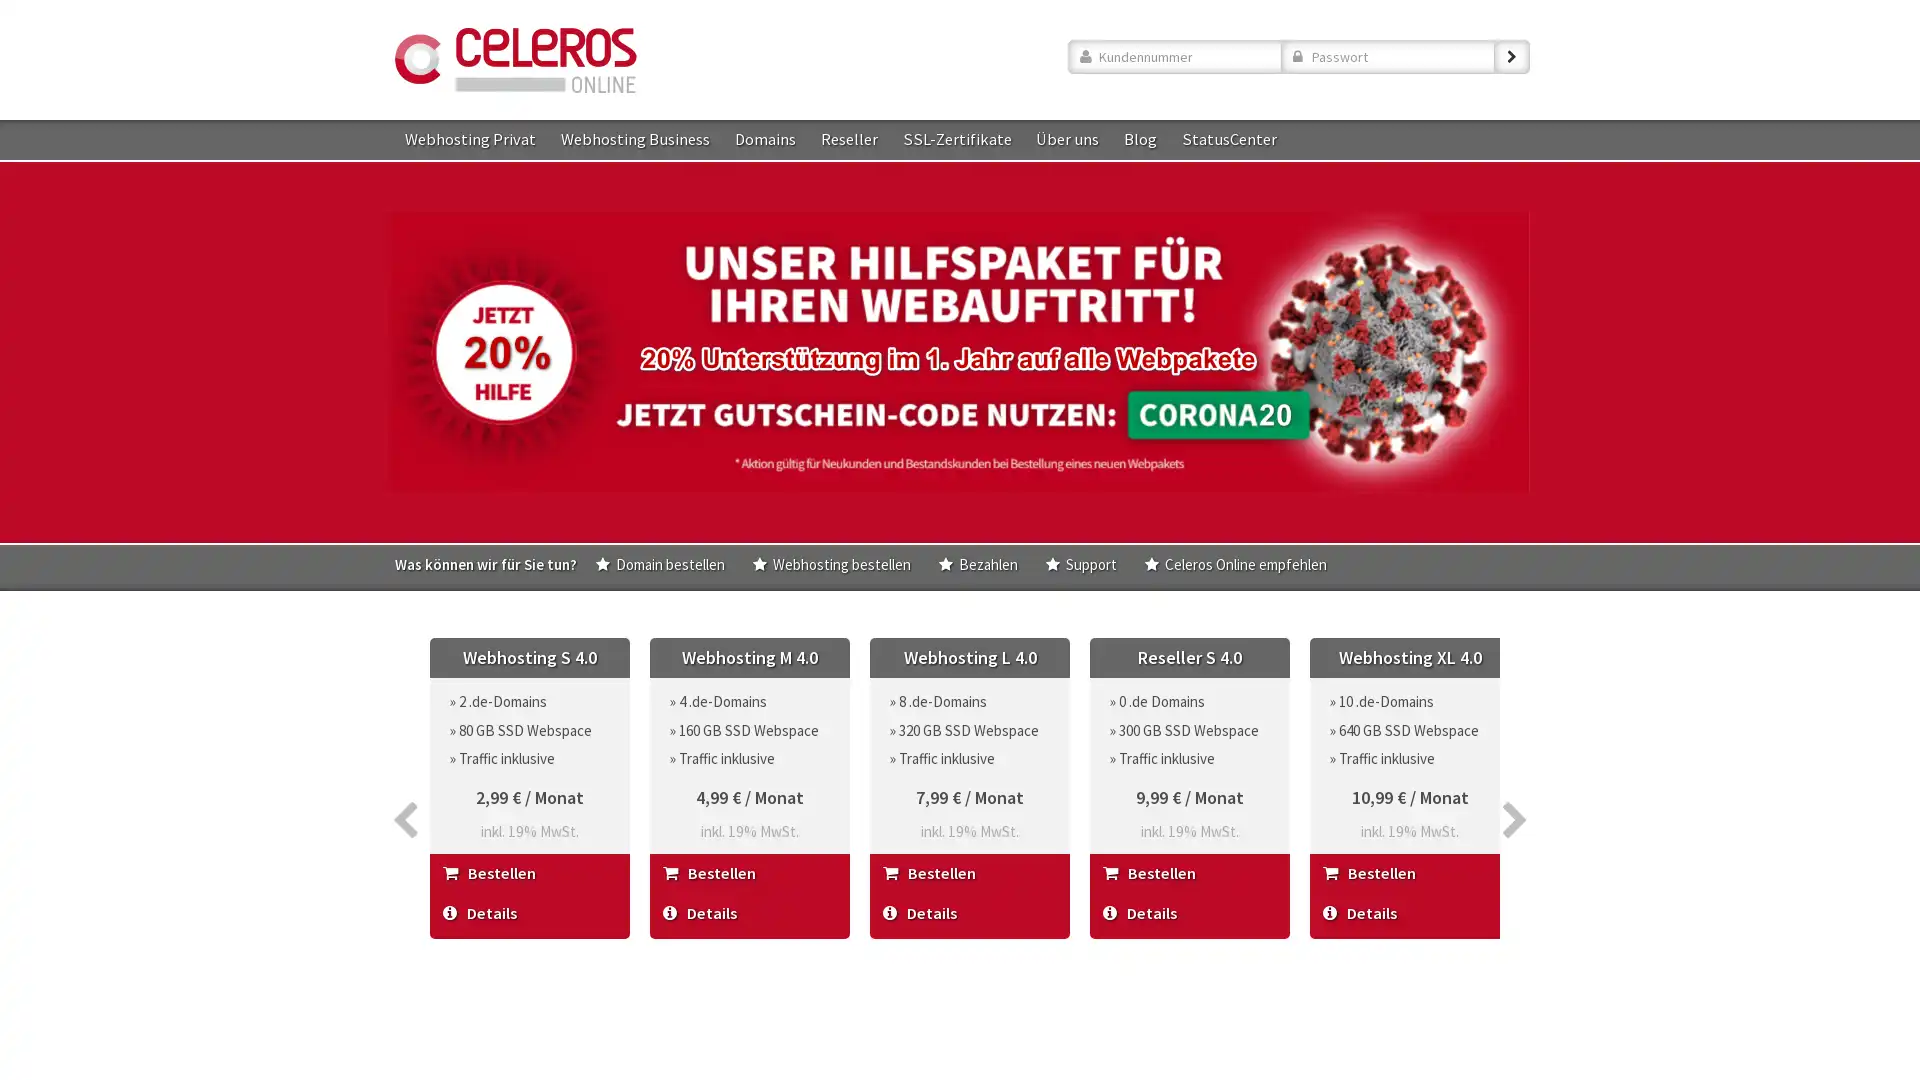 This screenshot has width=1920, height=1080. Describe the element at coordinates (1515, 766) in the screenshot. I see `Next` at that location.